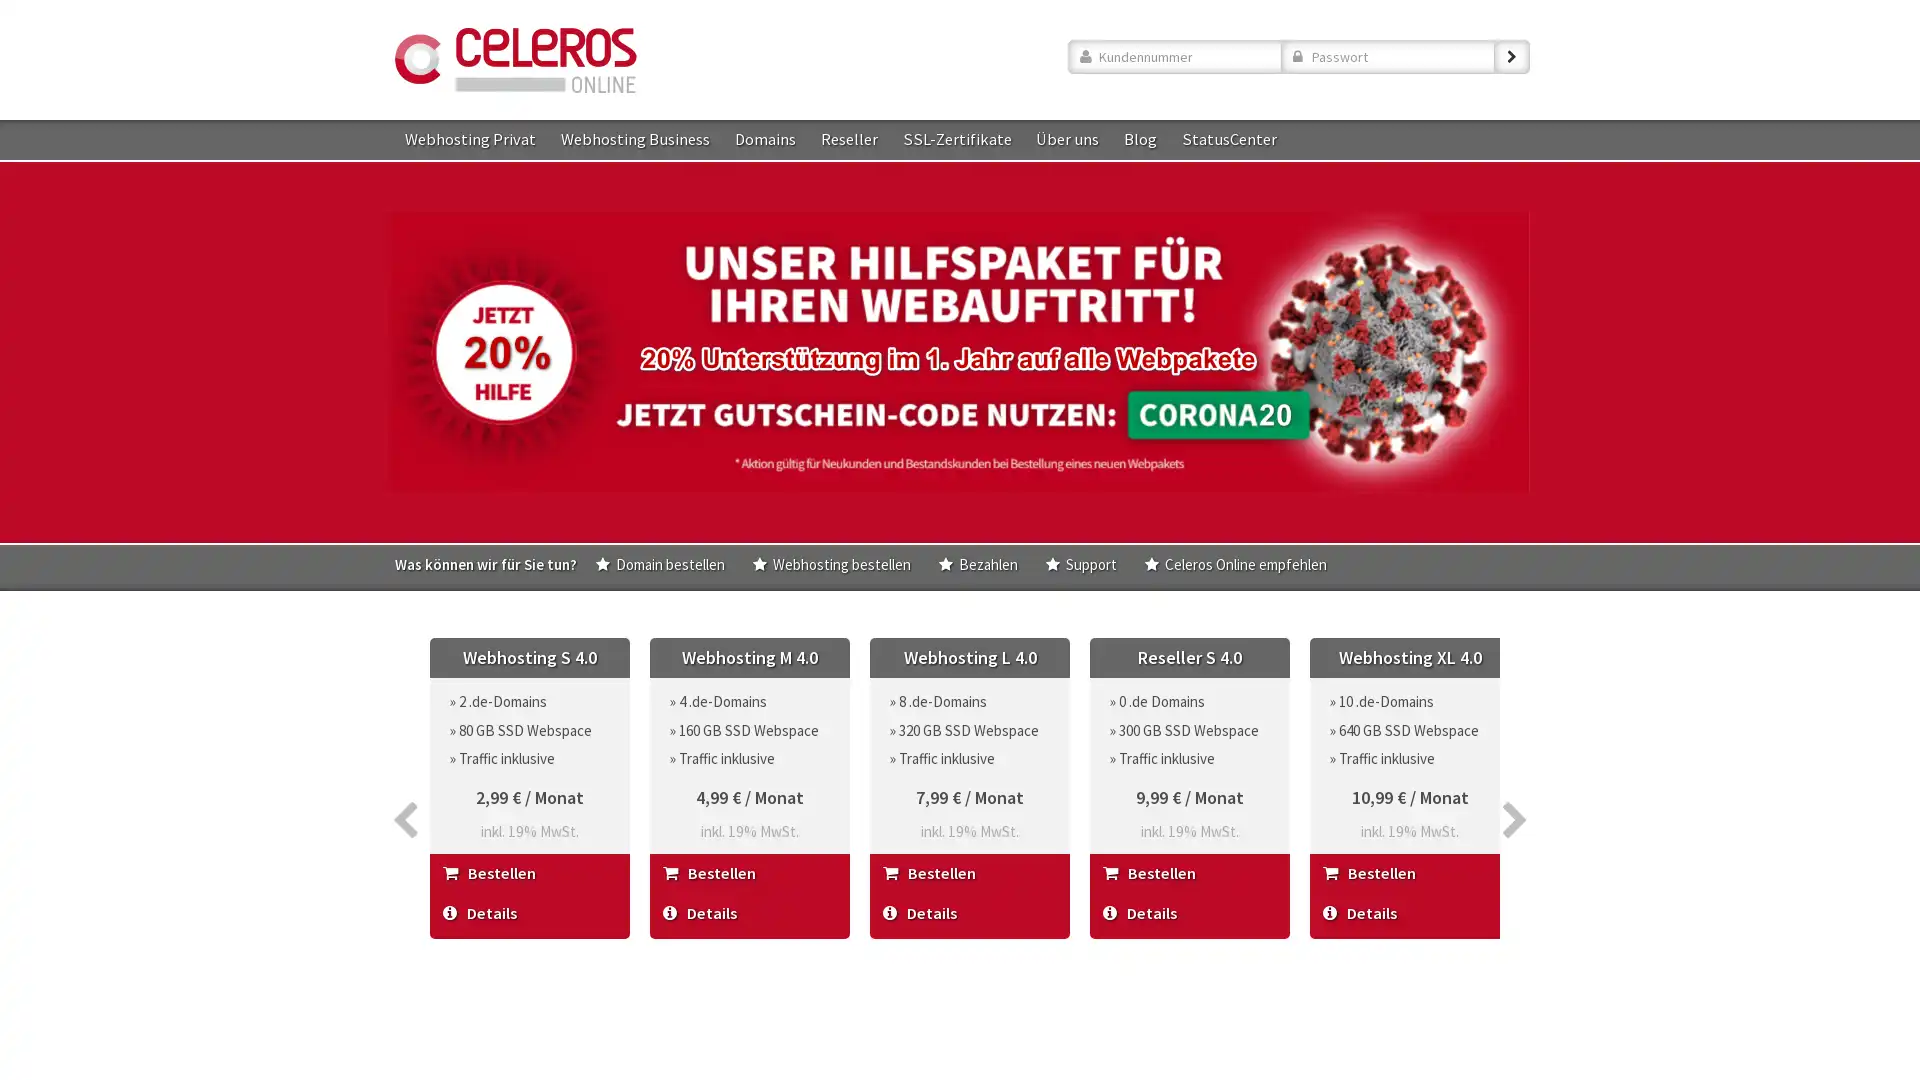 This screenshot has width=1920, height=1080. Describe the element at coordinates (1515, 766) in the screenshot. I see `Next` at that location.